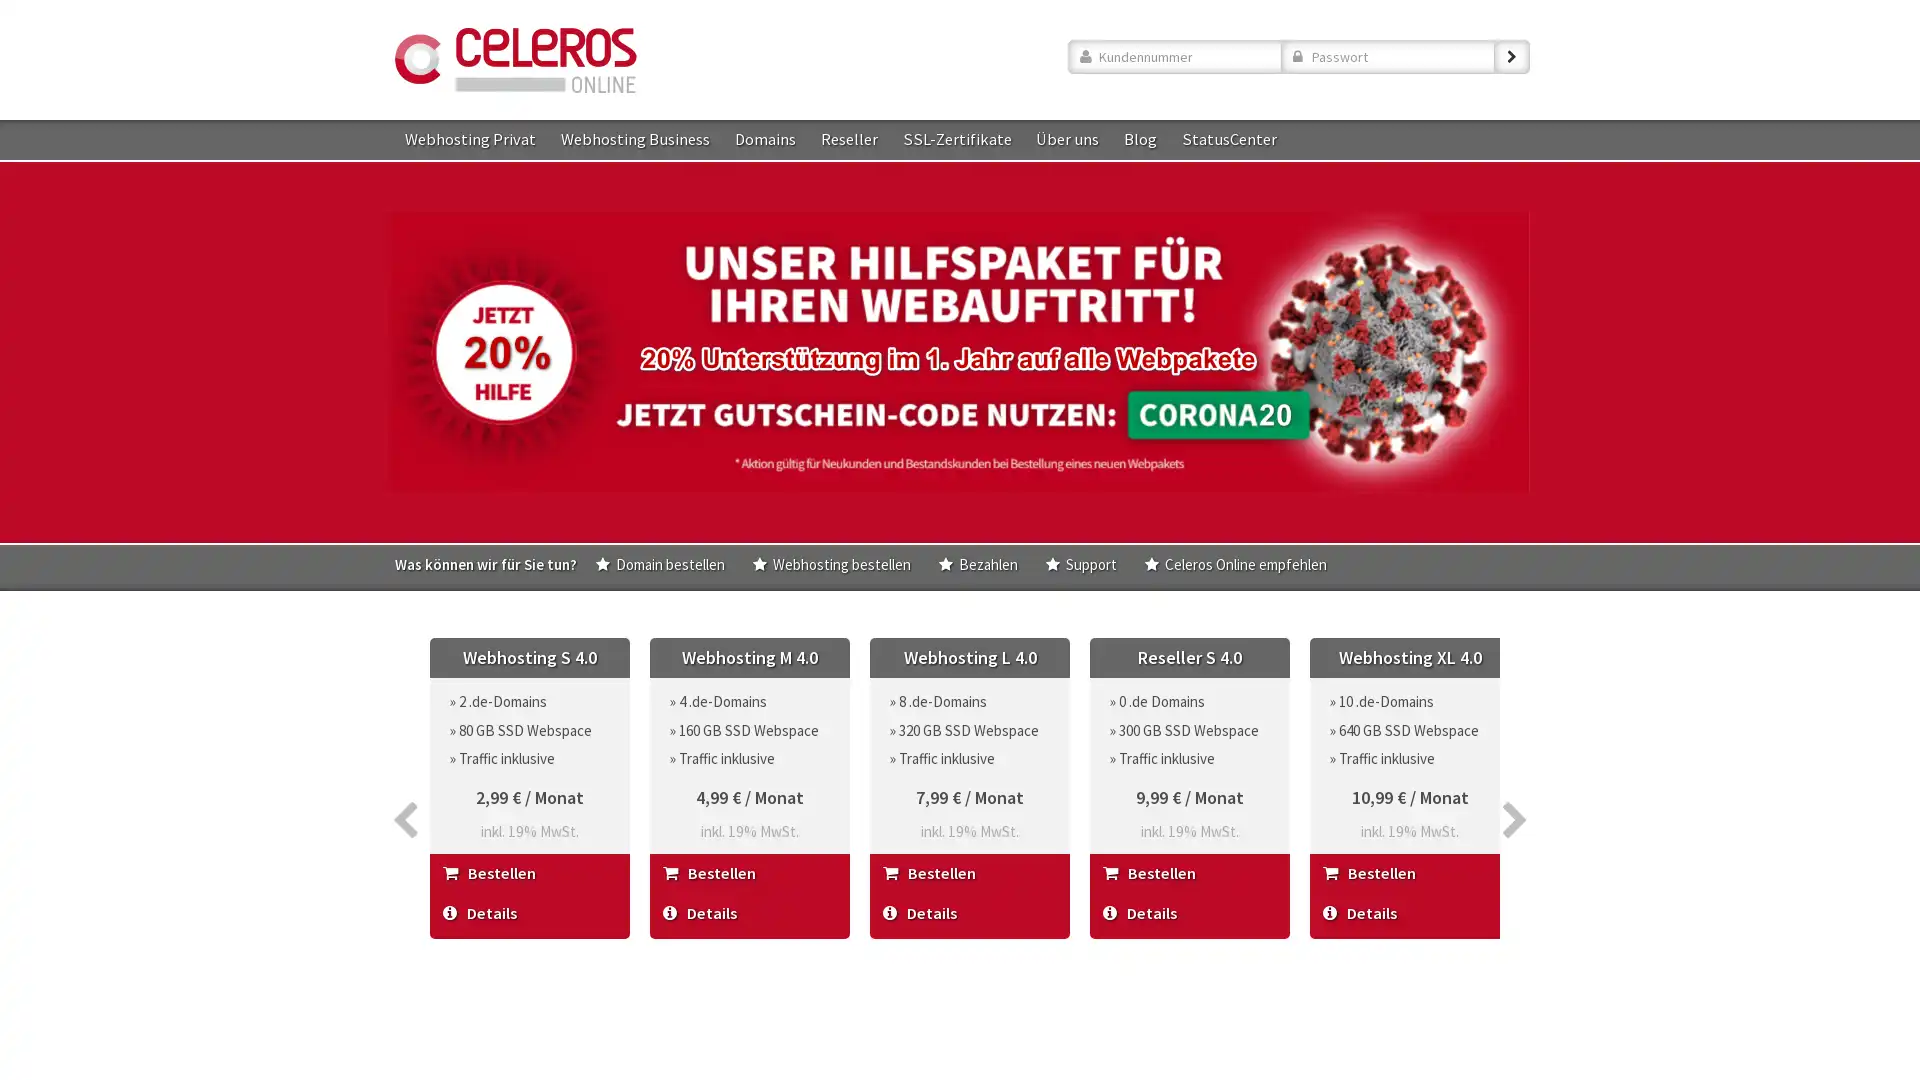 This screenshot has width=1920, height=1080. Describe the element at coordinates (1515, 766) in the screenshot. I see `Next` at that location.